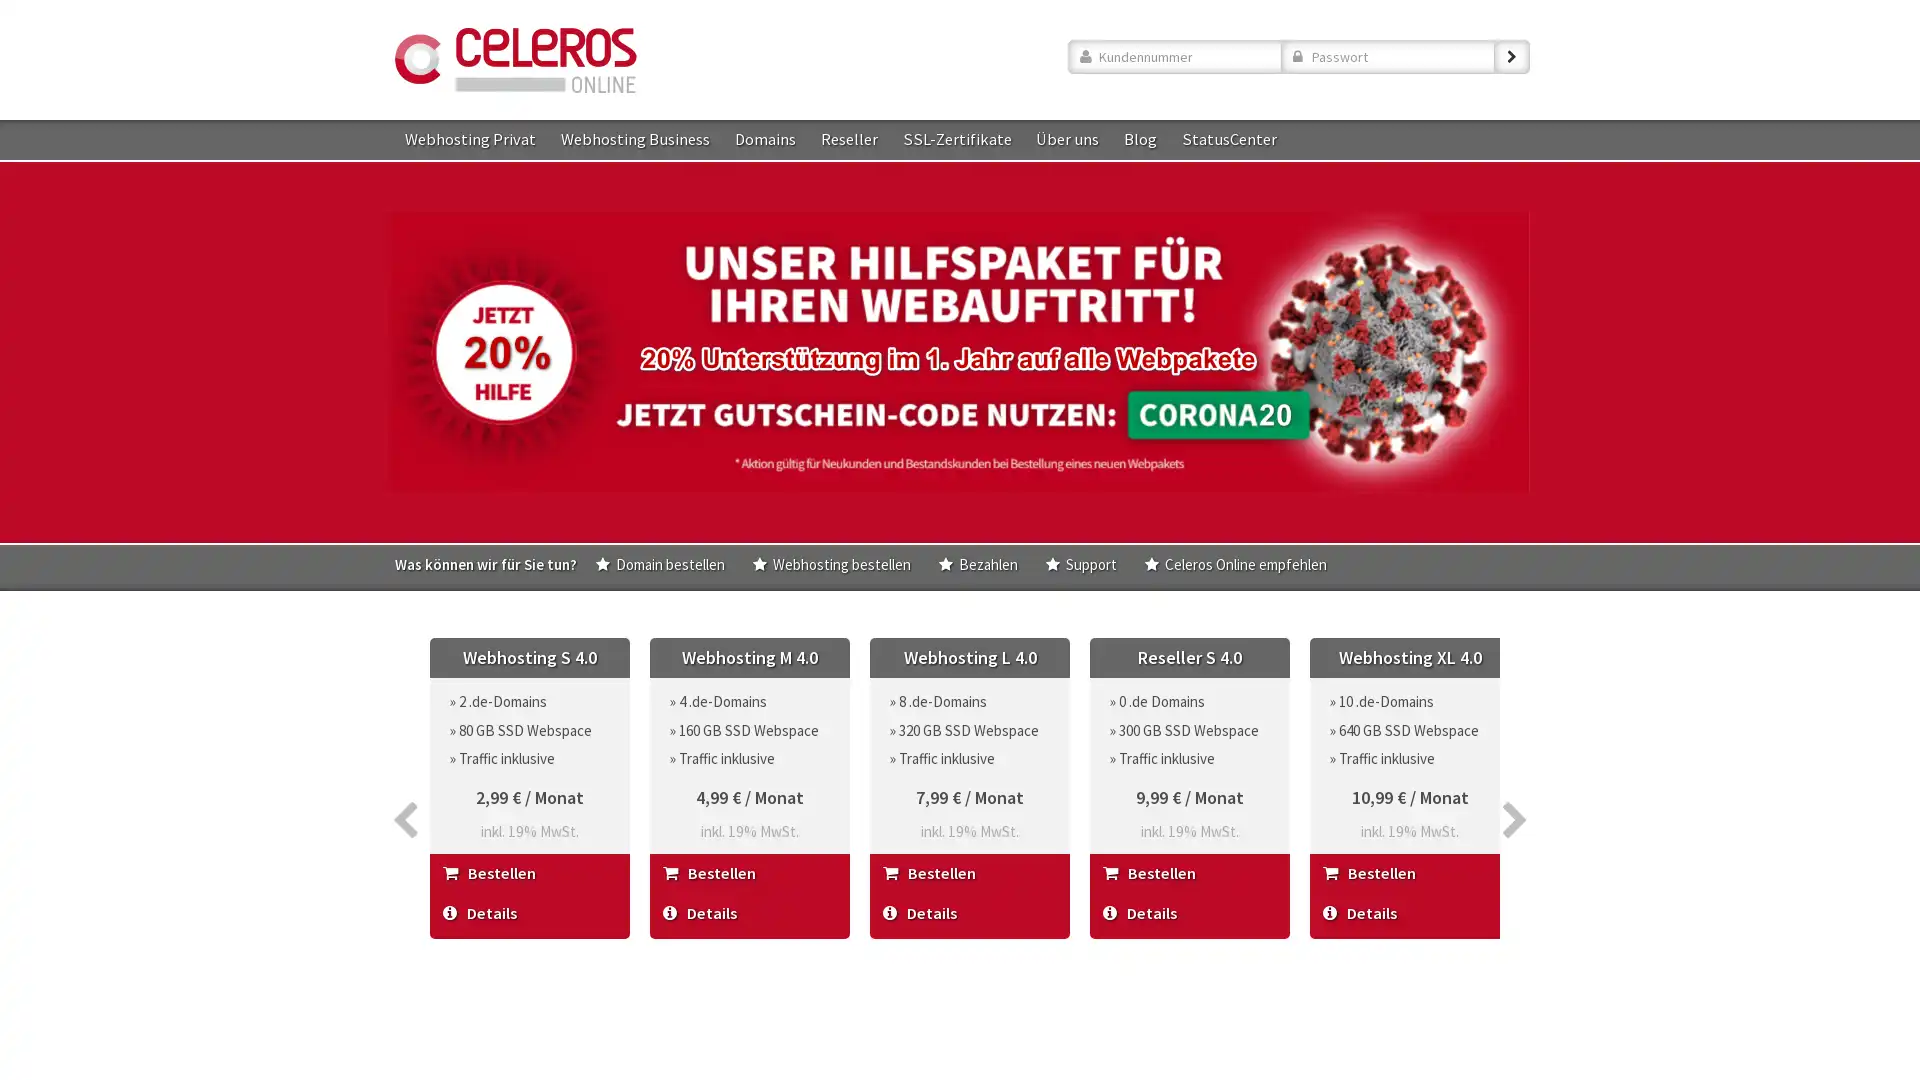 This screenshot has width=1920, height=1080. Describe the element at coordinates (1515, 766) in the screenshot. I see `Next` at that location.